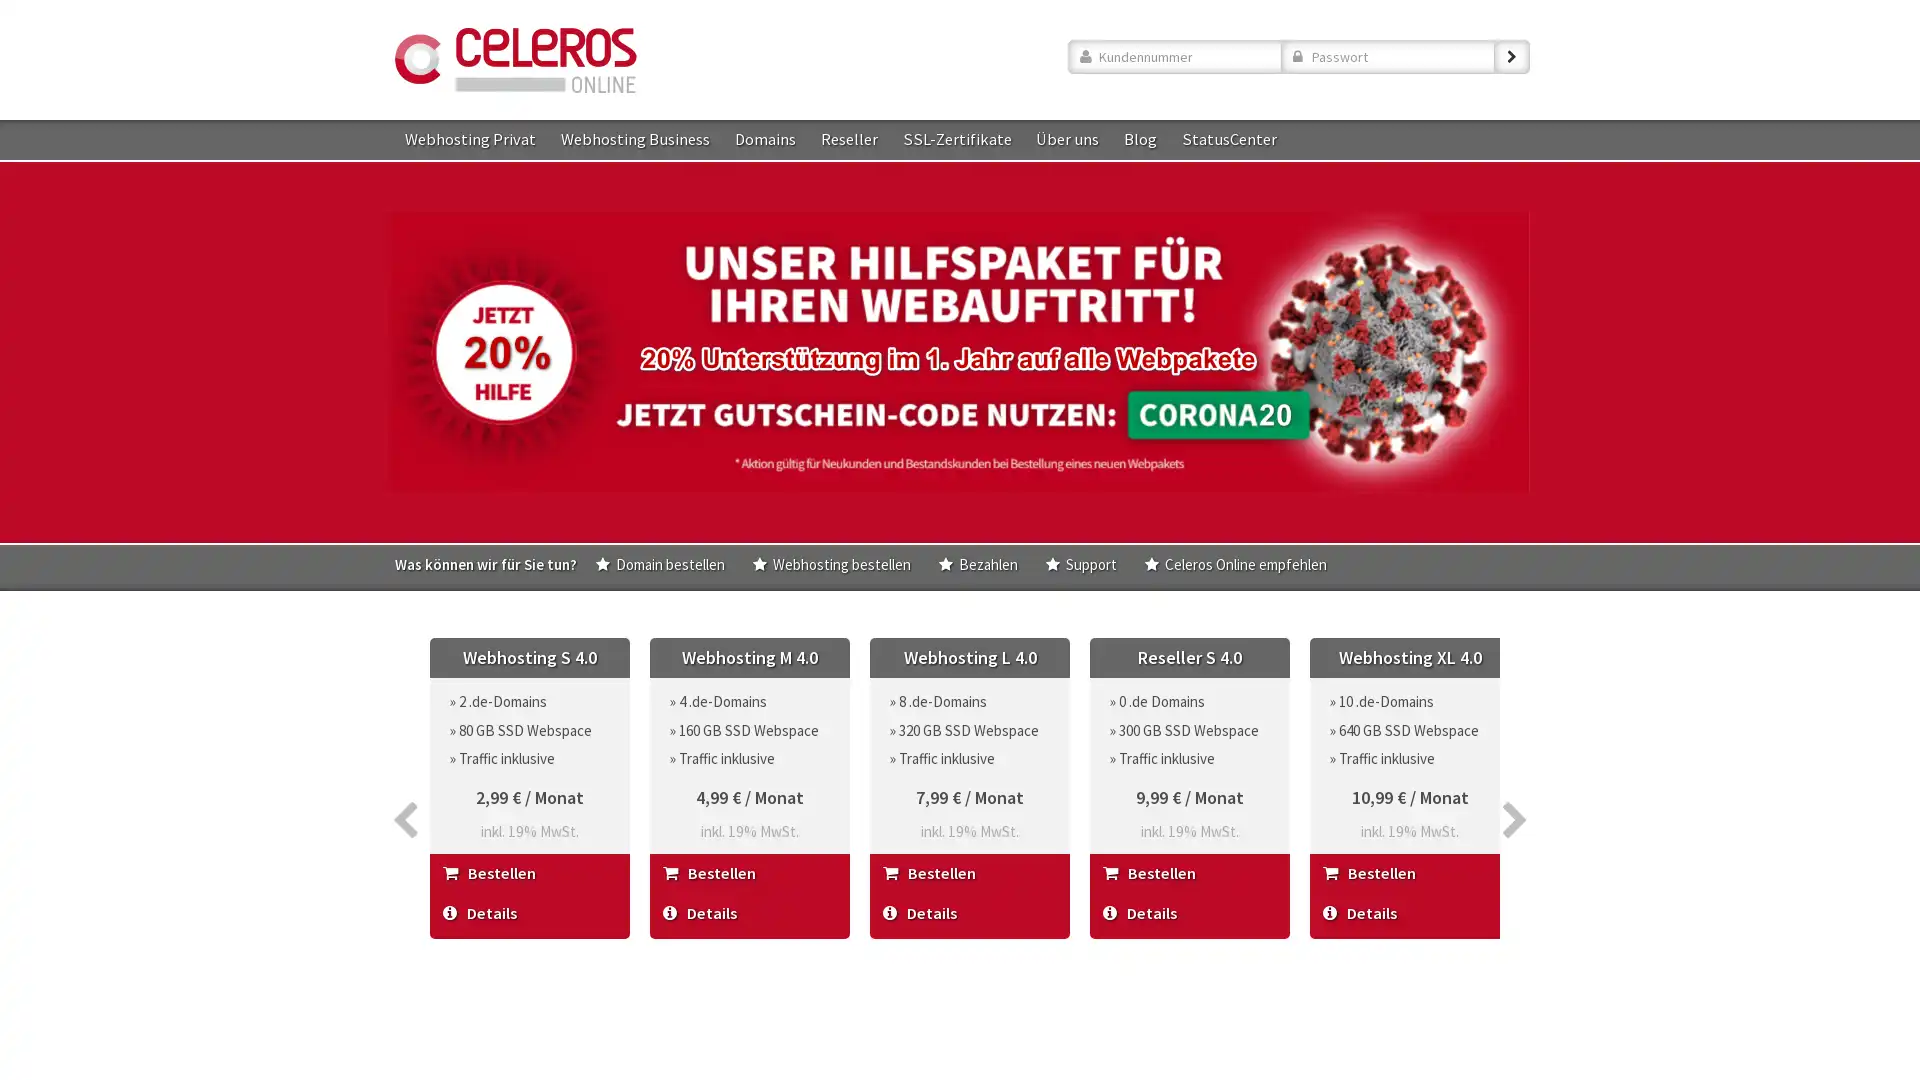 This screenshot has width=1920, height=1080. Describe the element at coordinates (1515, 766) in the screenshot. I see `Next` at that location.